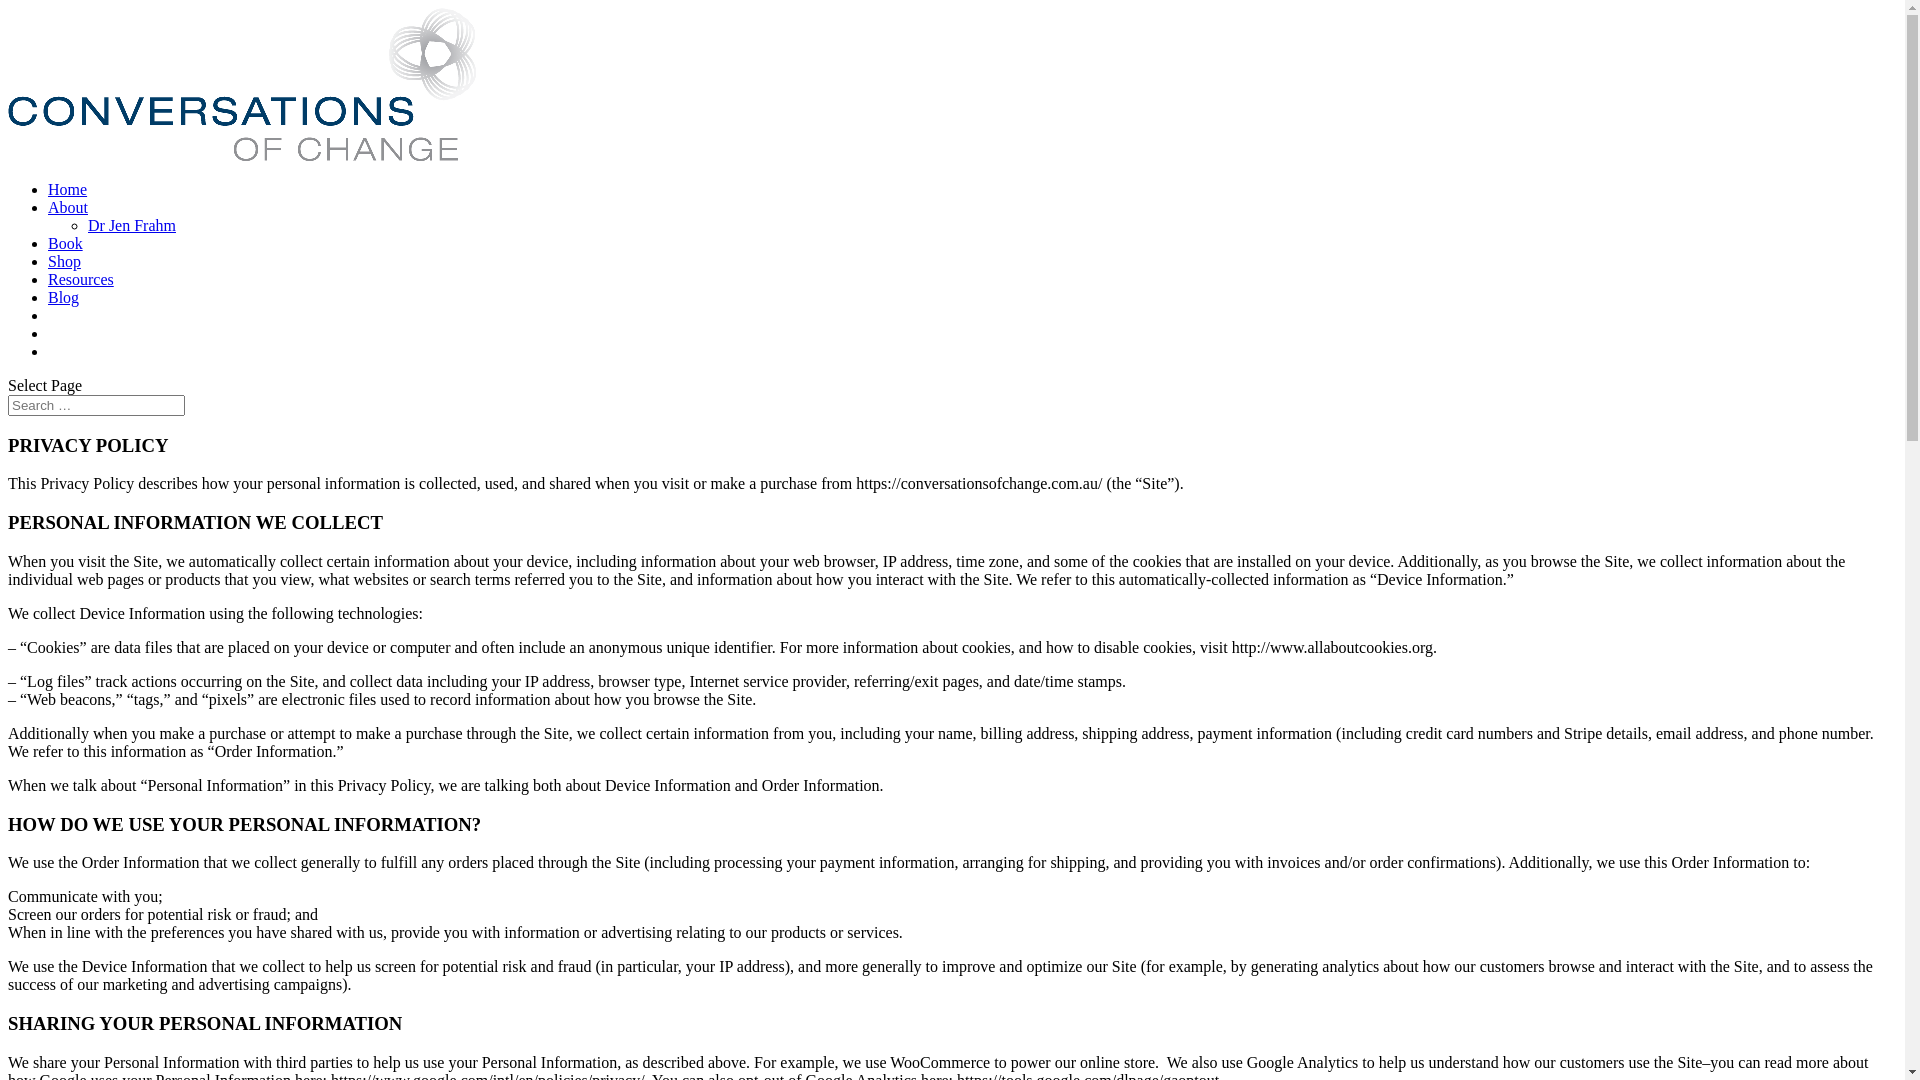 The image size is (1920, 1080). I want to click on 'About', so click(67, 207).